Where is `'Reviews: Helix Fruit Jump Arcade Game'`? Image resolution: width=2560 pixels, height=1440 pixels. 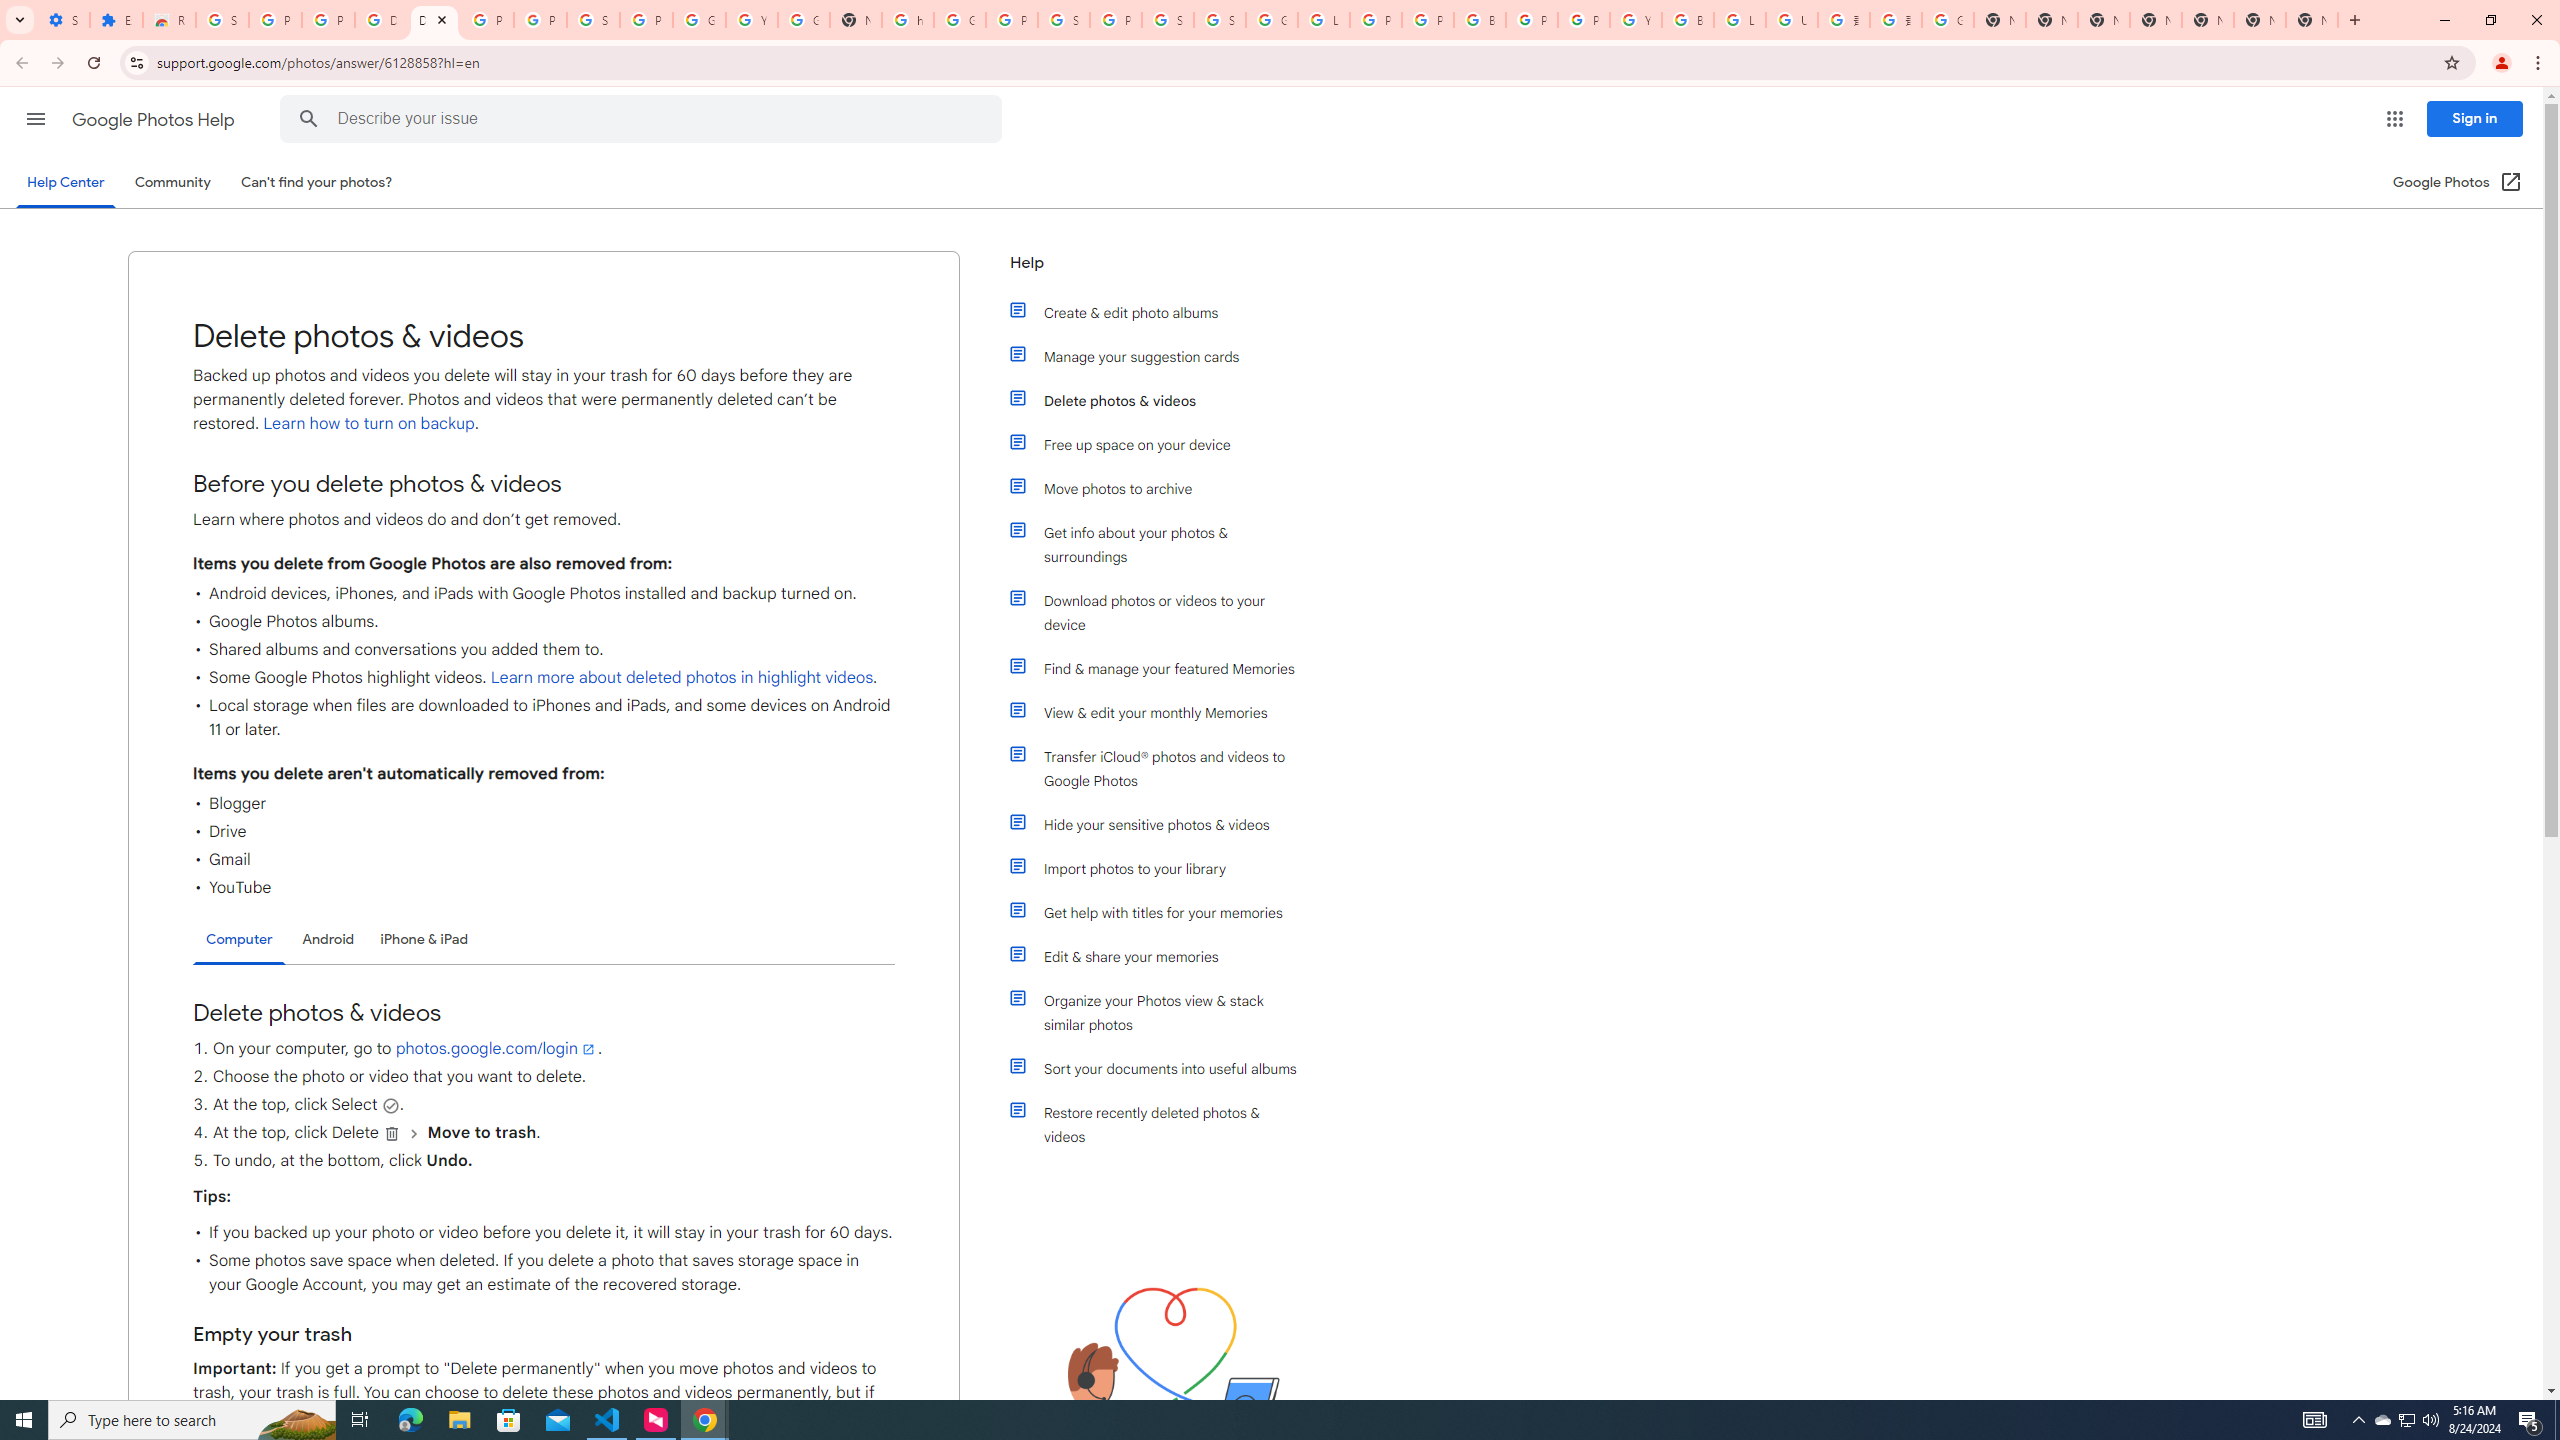
'Reviews: Helix Fruit Jump Arcade Game' is located at coordinates (167, 19).